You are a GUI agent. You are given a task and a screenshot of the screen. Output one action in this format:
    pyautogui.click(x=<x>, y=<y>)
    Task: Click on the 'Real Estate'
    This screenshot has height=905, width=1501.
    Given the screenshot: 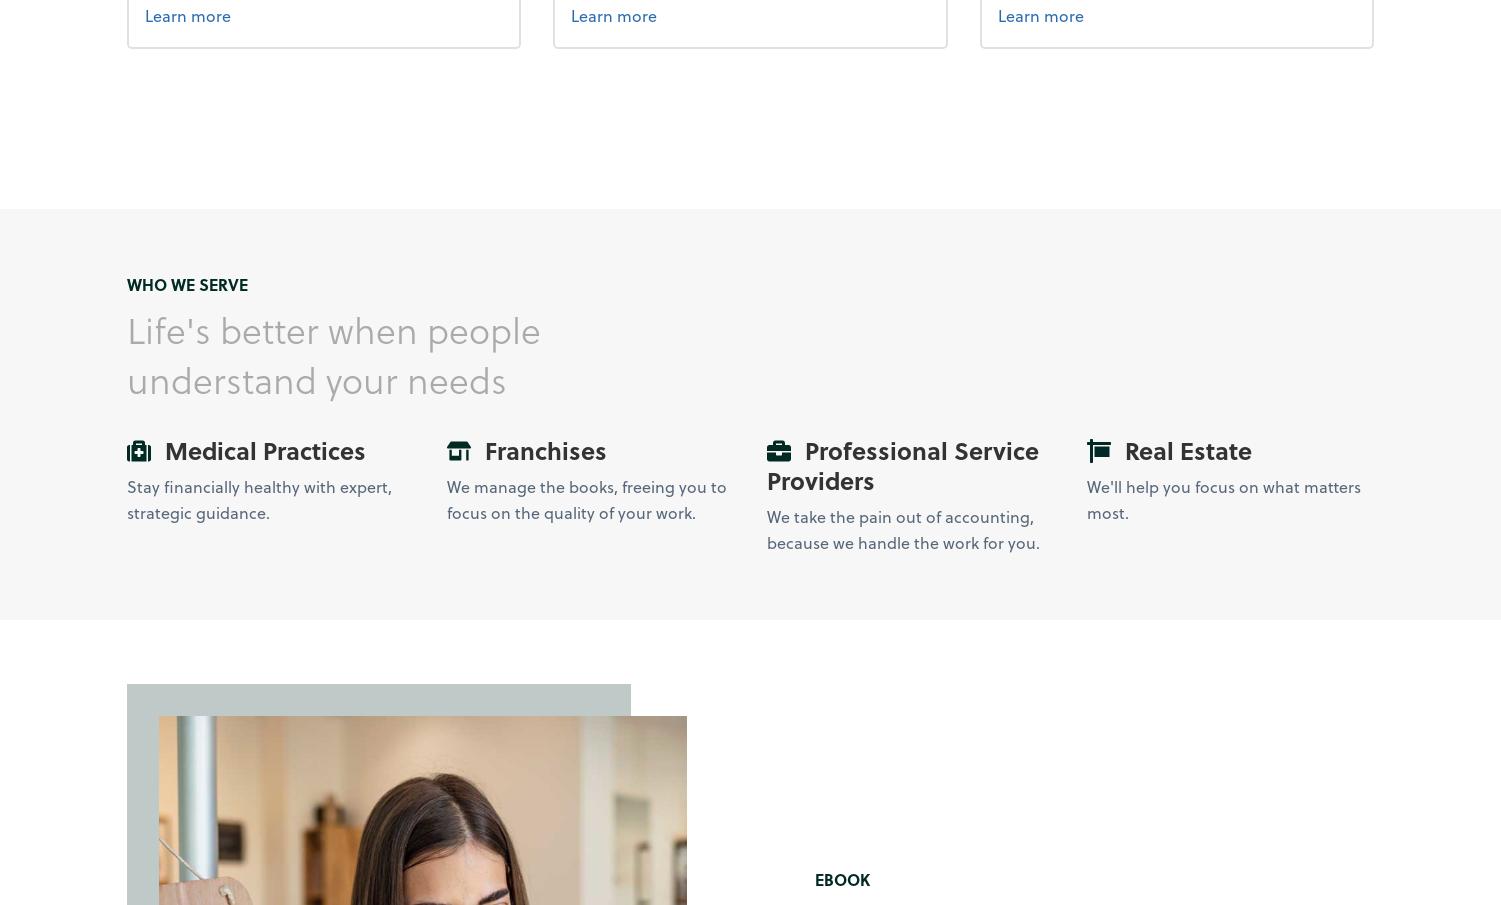 What is the action you would take?
    pyautogui.click(x=1183, y=449)
    